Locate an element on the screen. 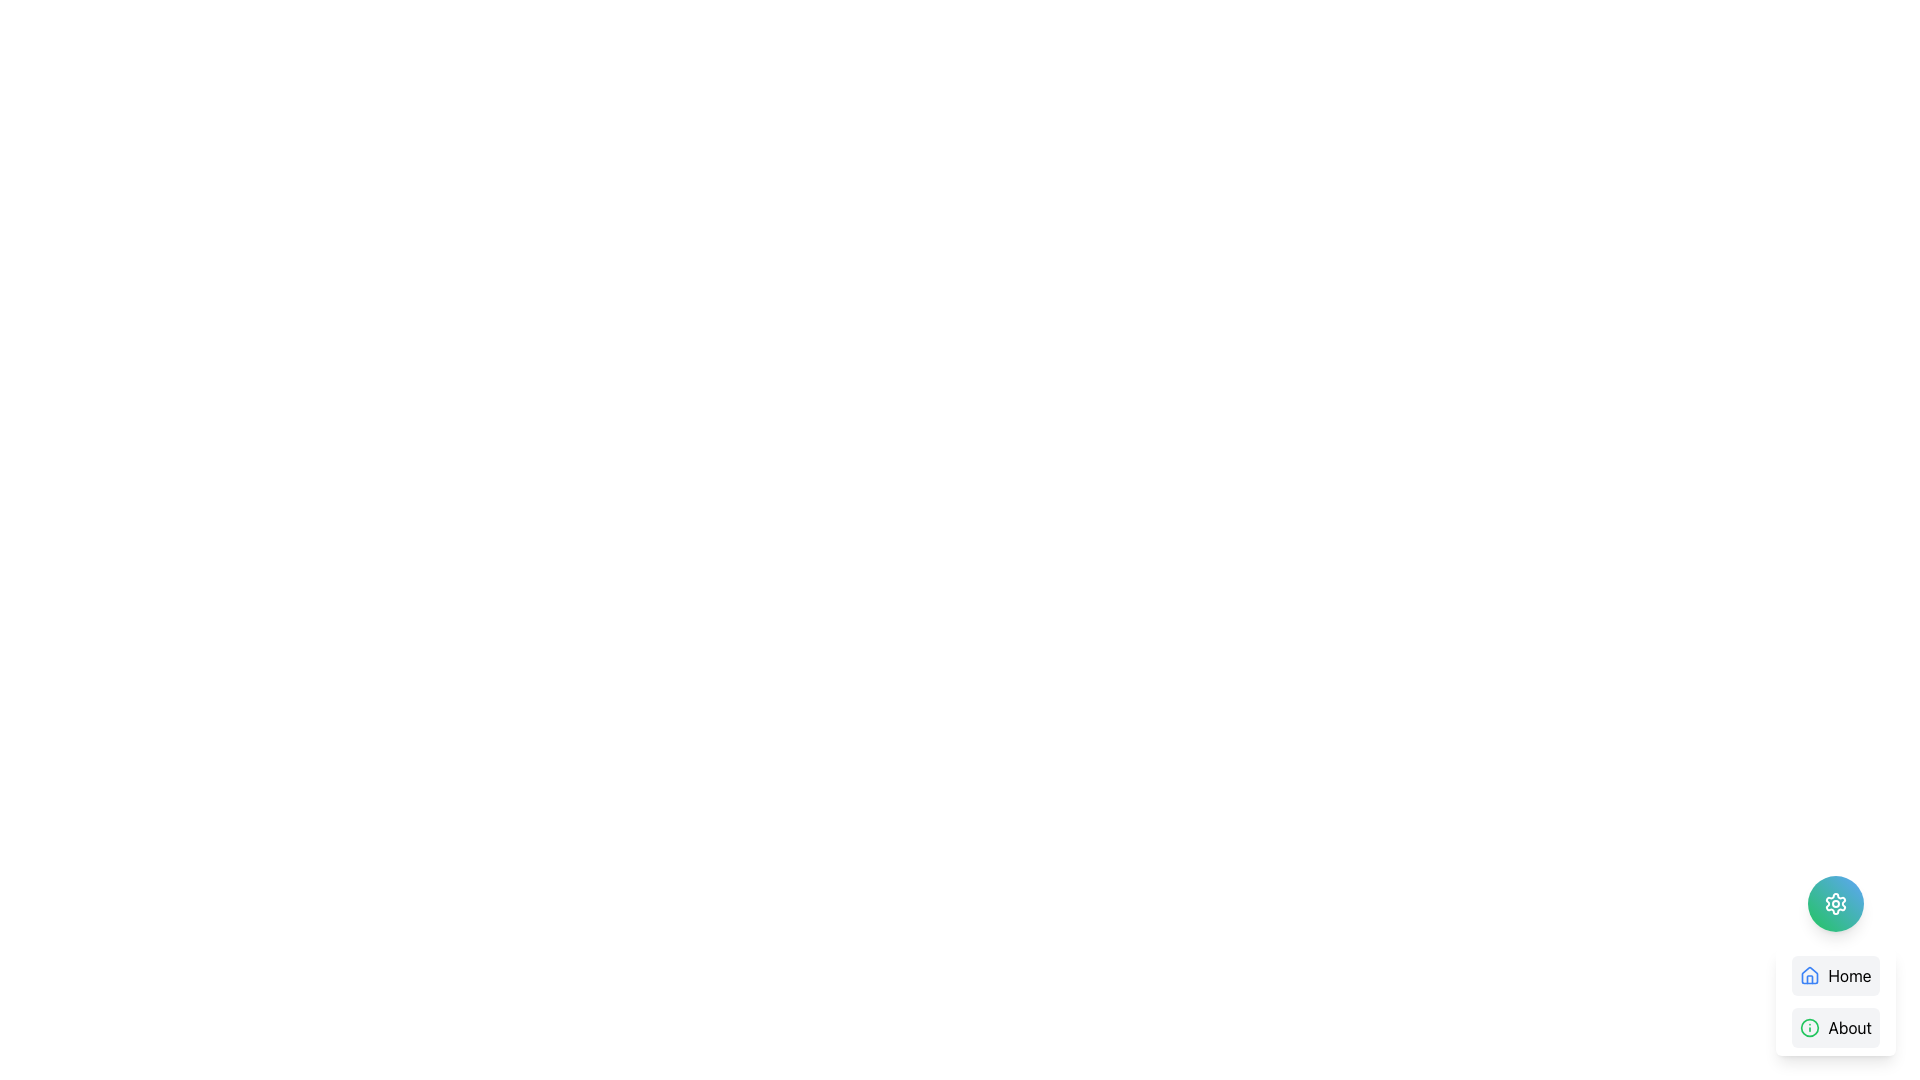  the gear-shaped settings icon located within the circular button at the bottom right corner of the interface is located at coordinates (1836, 903).